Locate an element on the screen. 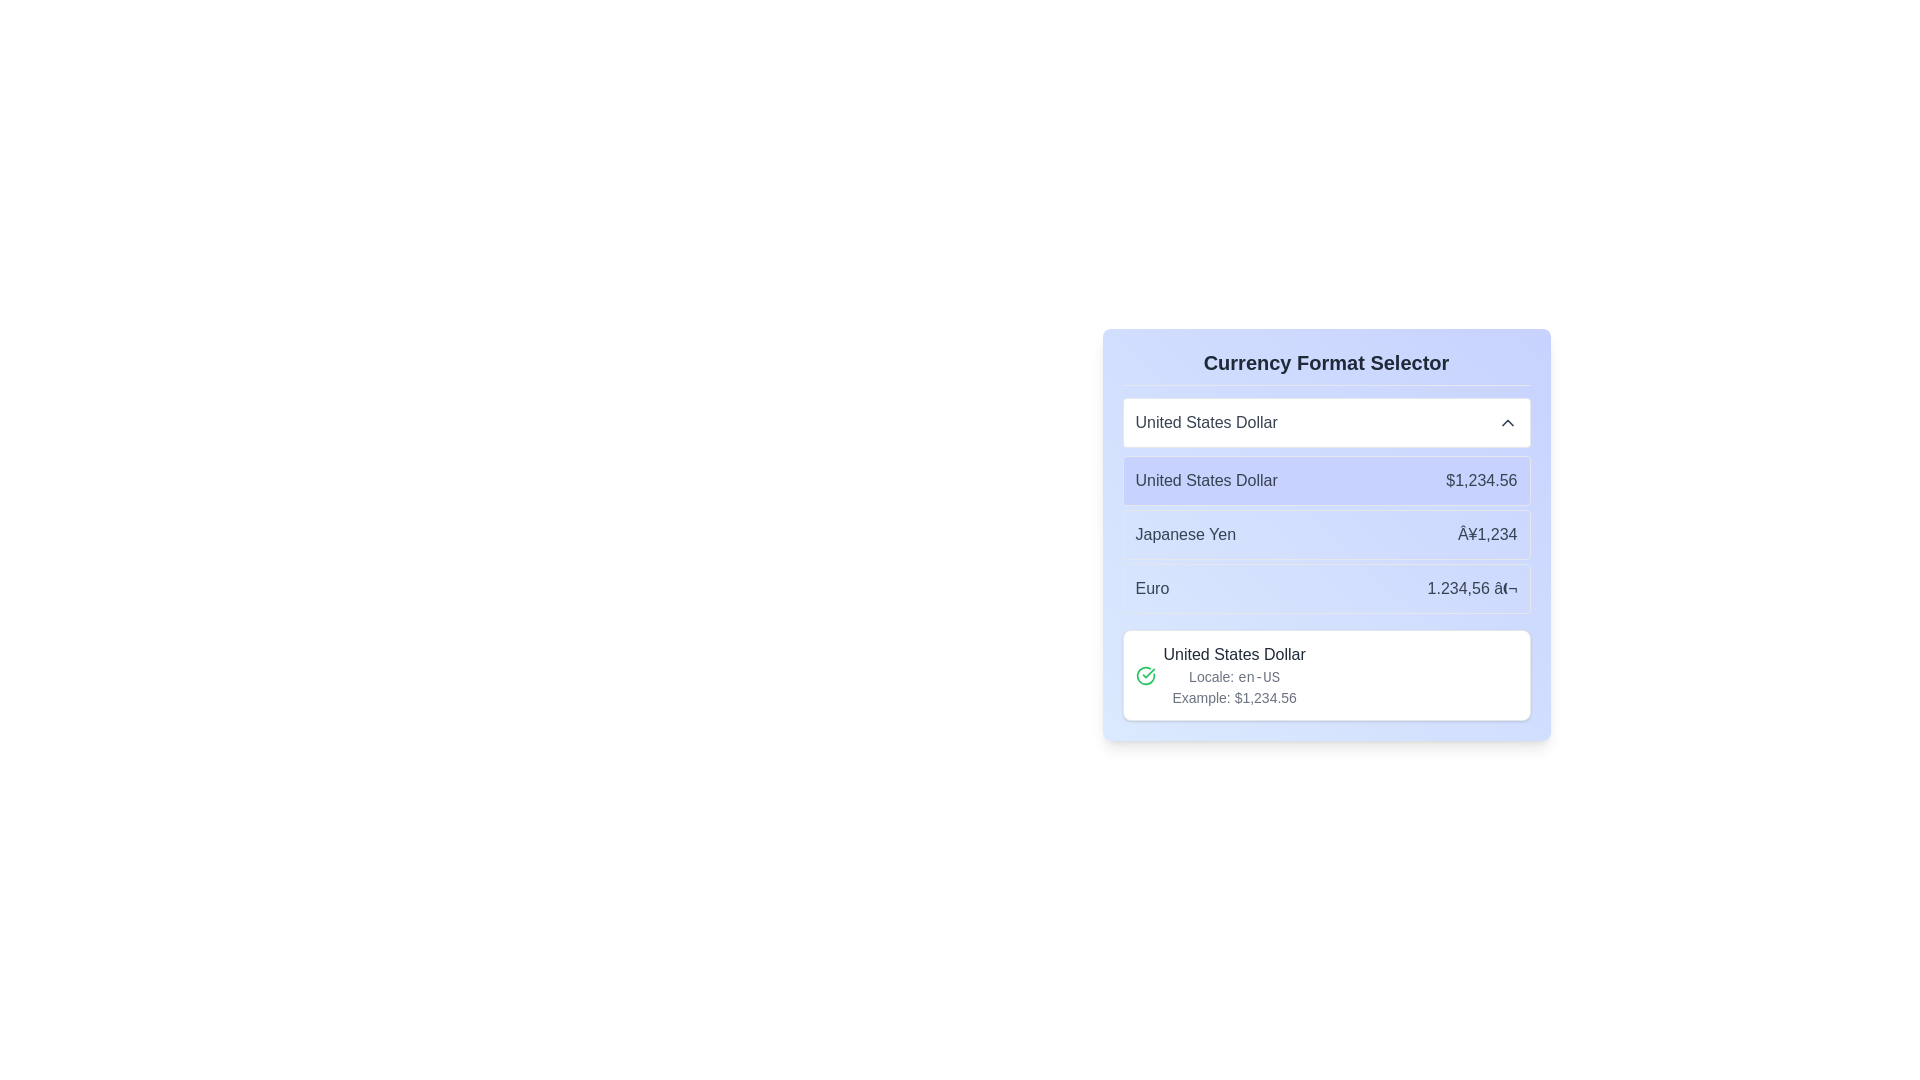 This screenshot has height=1080, width=1920. the success confirmation icon adjacent to the currency-related description box, indicating the selected currency format if it is interactive is located at coordinates (1145, 675).